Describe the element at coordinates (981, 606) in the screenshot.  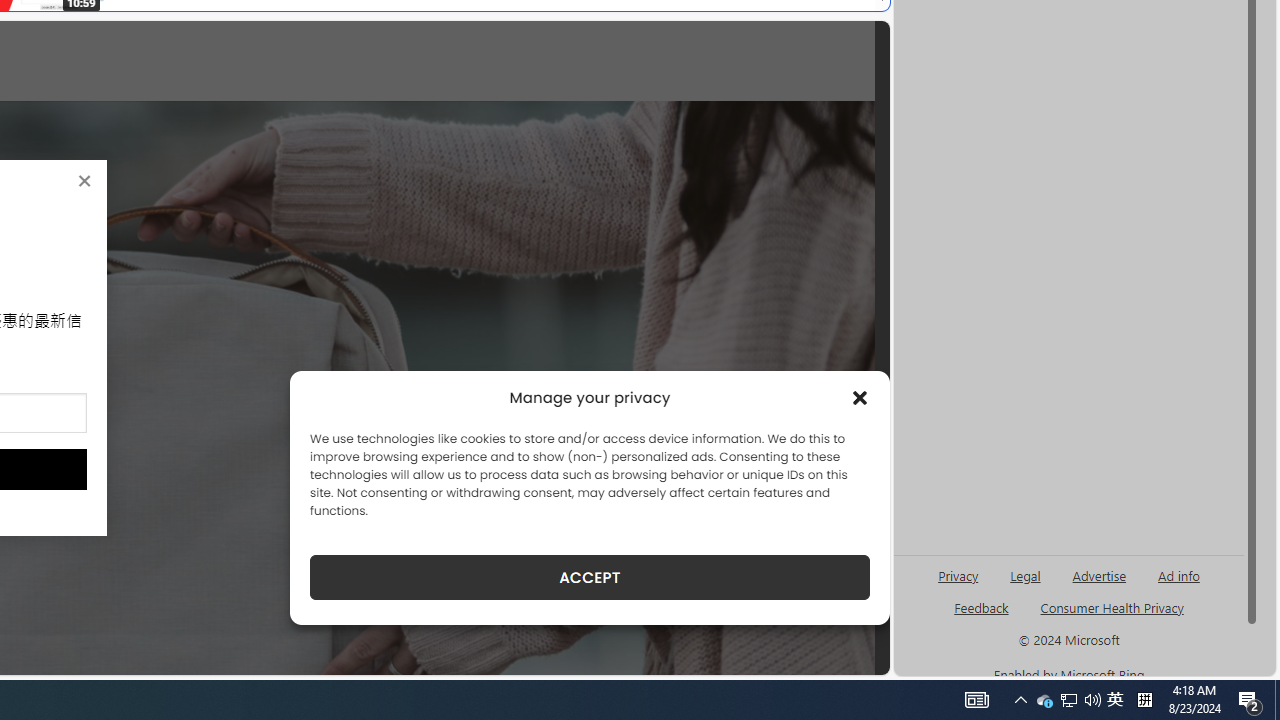
I see `'AutomationID: sb_feedback'` at that location.